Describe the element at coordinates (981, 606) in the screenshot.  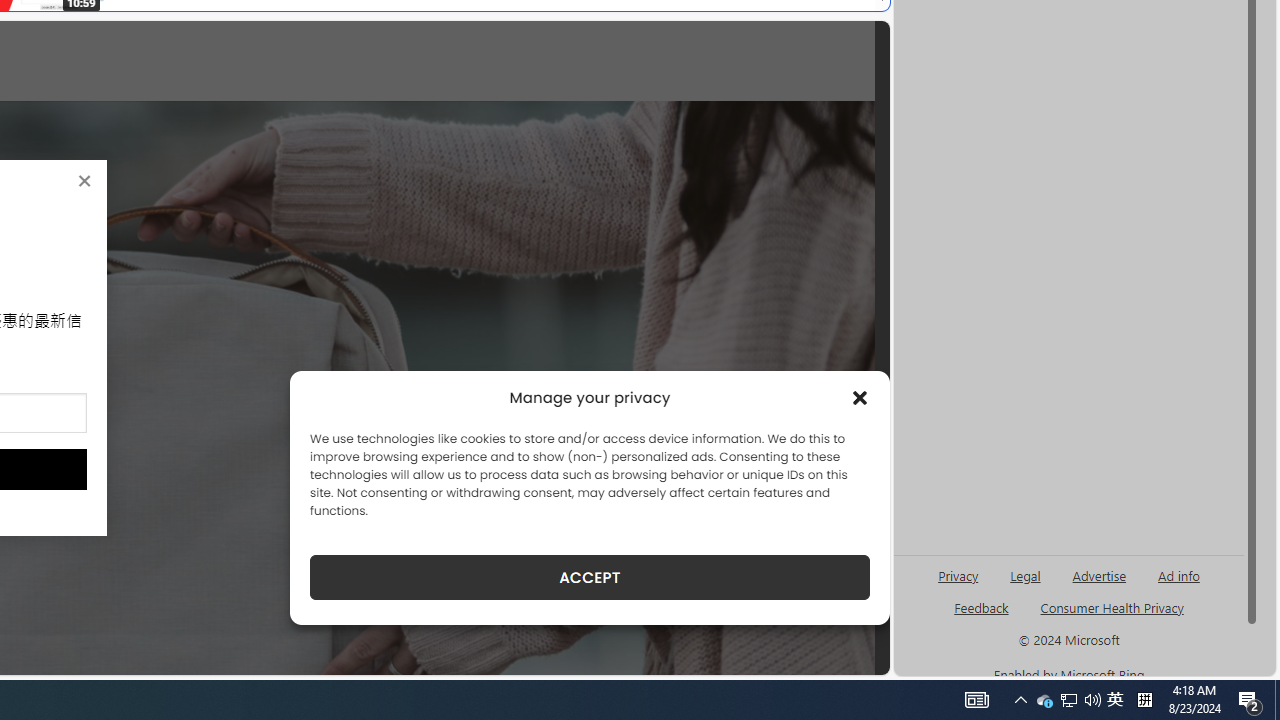
I see `'AutomationID: sb_feedback'` at that location.